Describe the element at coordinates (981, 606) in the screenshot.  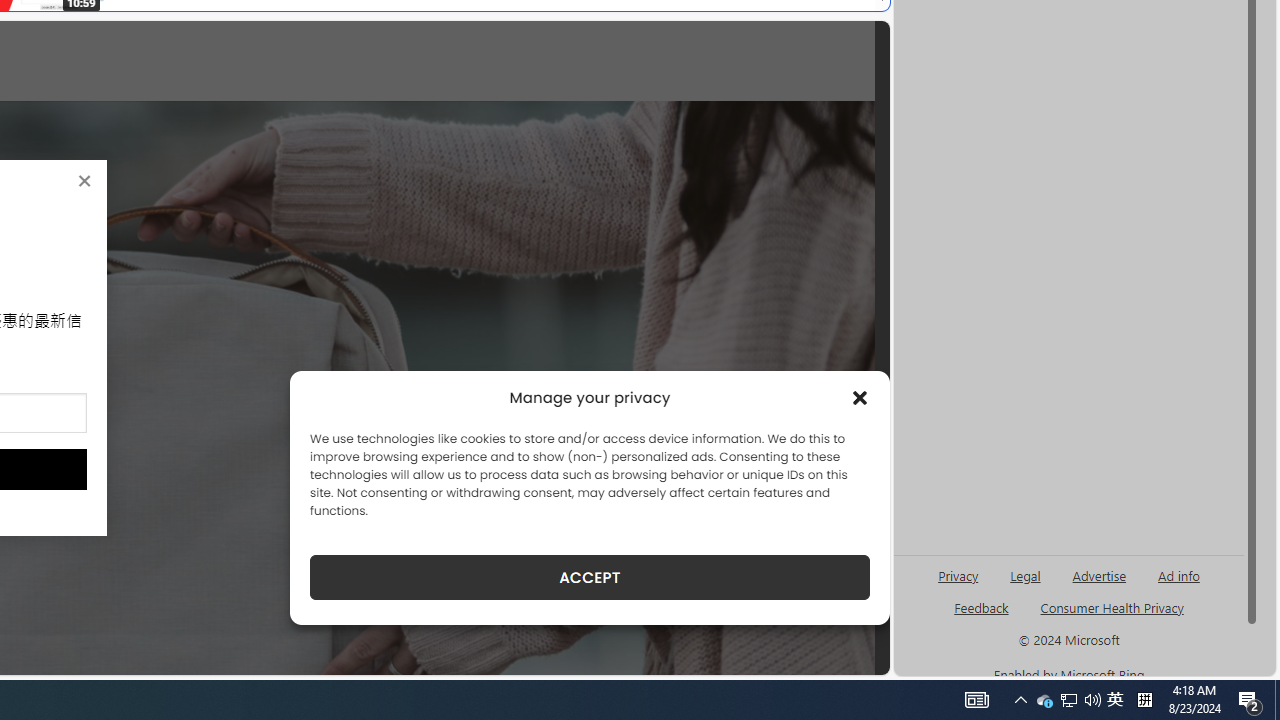
I see `'AutomationID: sb_feedback'` at that location.